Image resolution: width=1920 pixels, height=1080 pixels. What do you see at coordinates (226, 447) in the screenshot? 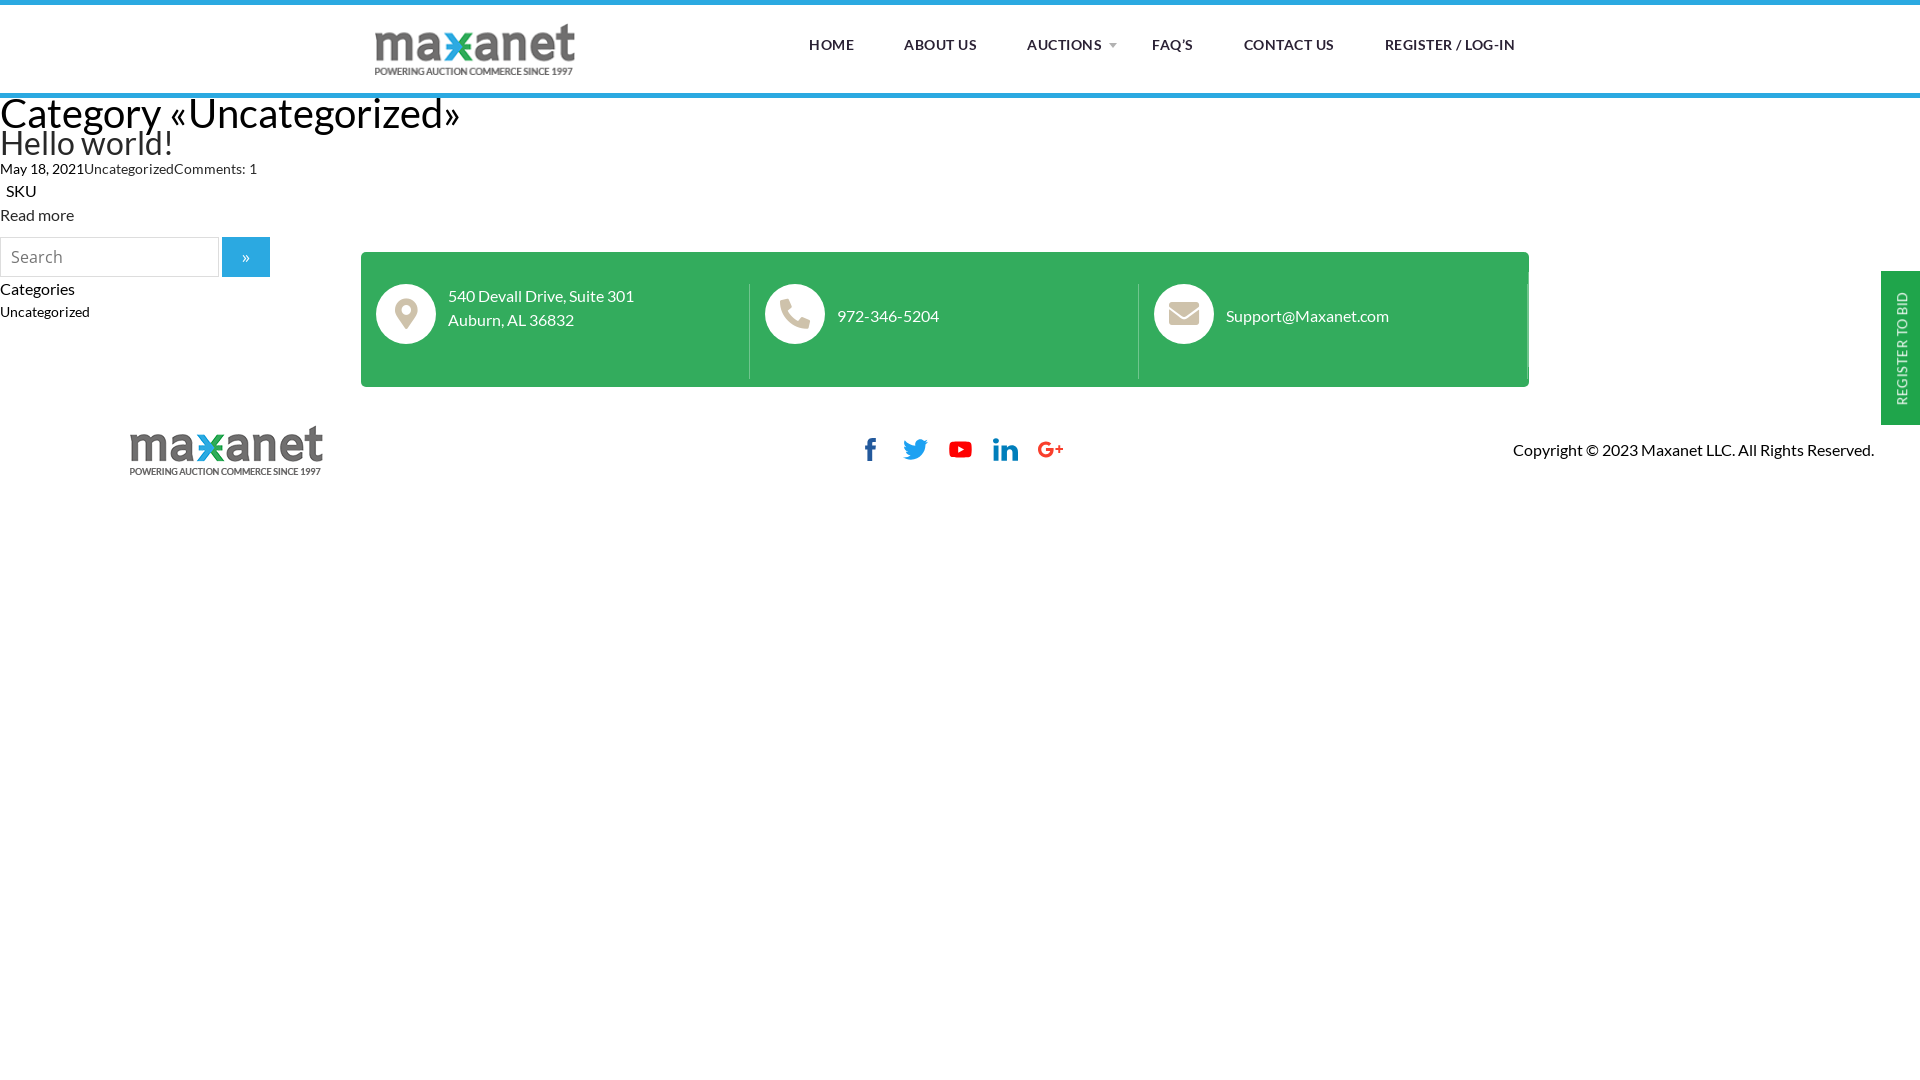
I see `'cropped-logo.png'` at bounding box center [226, 447].